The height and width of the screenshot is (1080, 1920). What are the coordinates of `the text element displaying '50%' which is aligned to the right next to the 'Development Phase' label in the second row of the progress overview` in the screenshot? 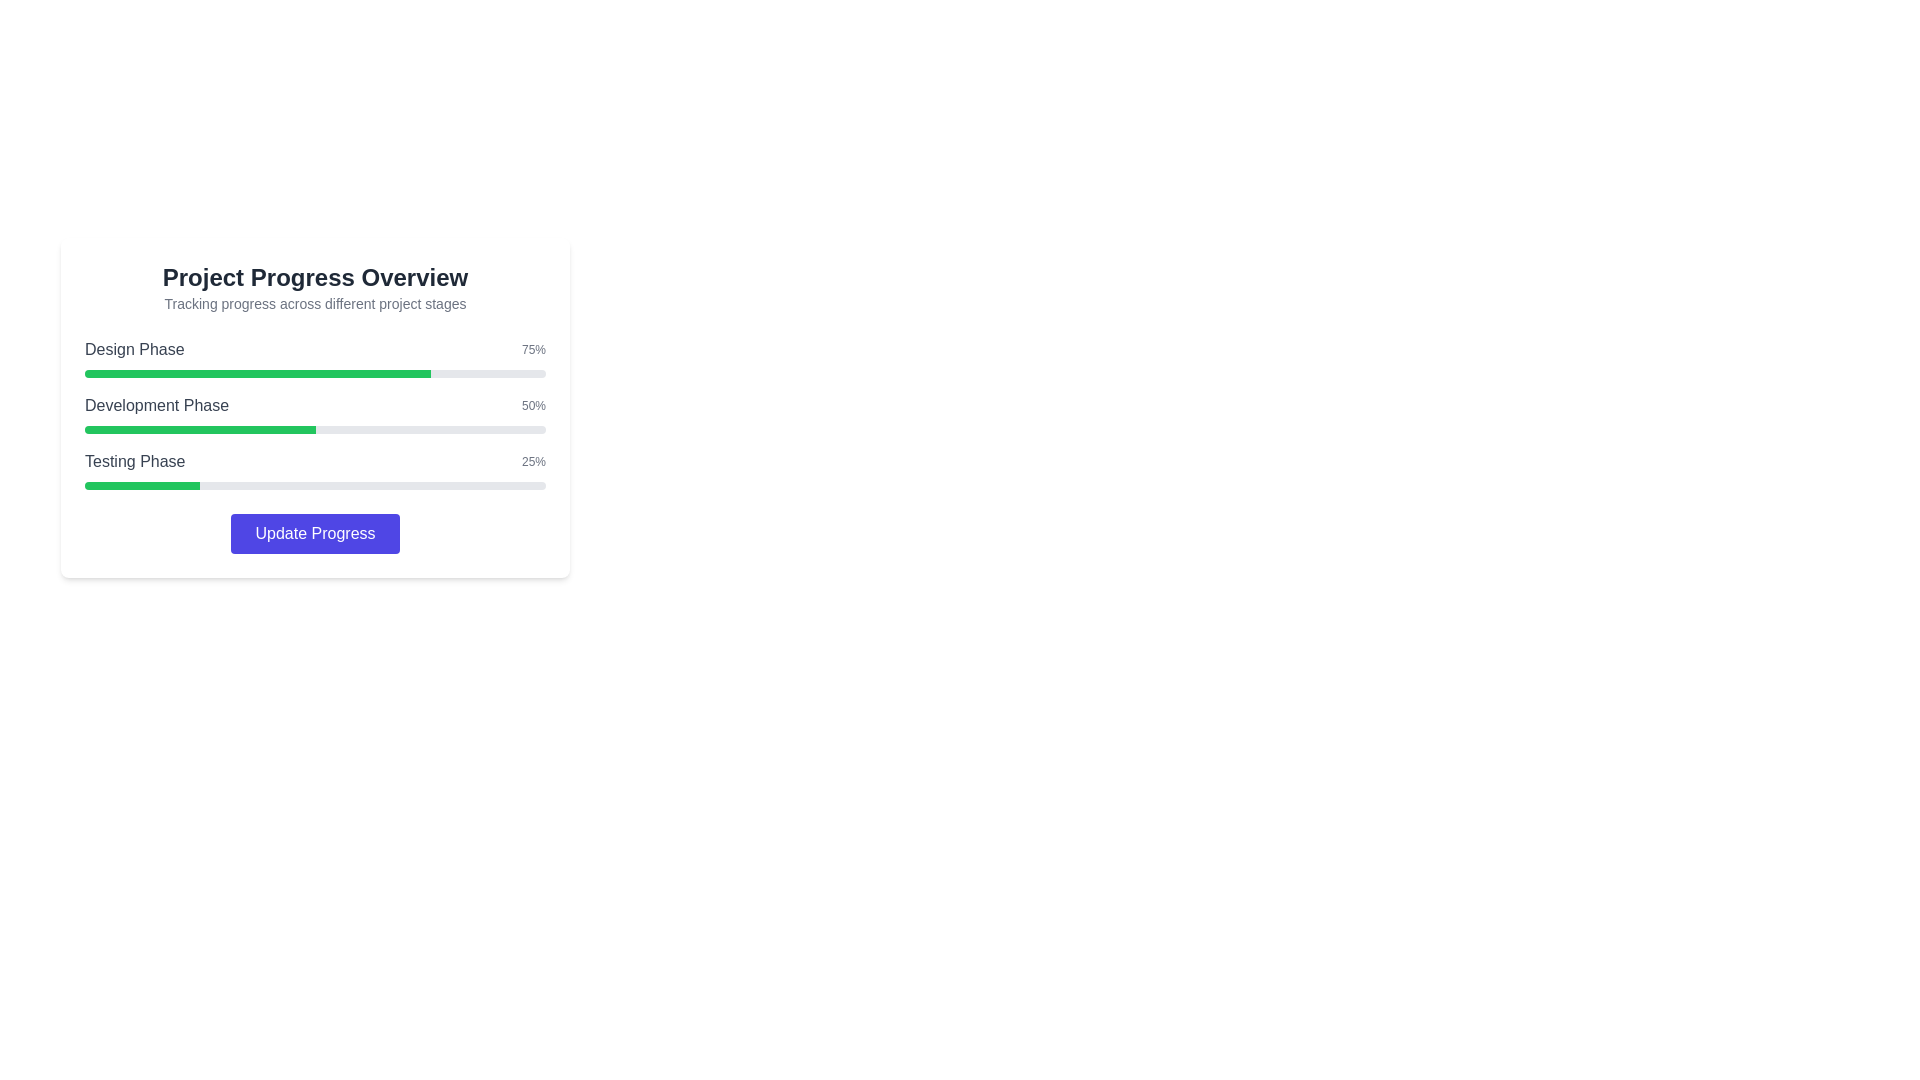 It's located at (533, 405).